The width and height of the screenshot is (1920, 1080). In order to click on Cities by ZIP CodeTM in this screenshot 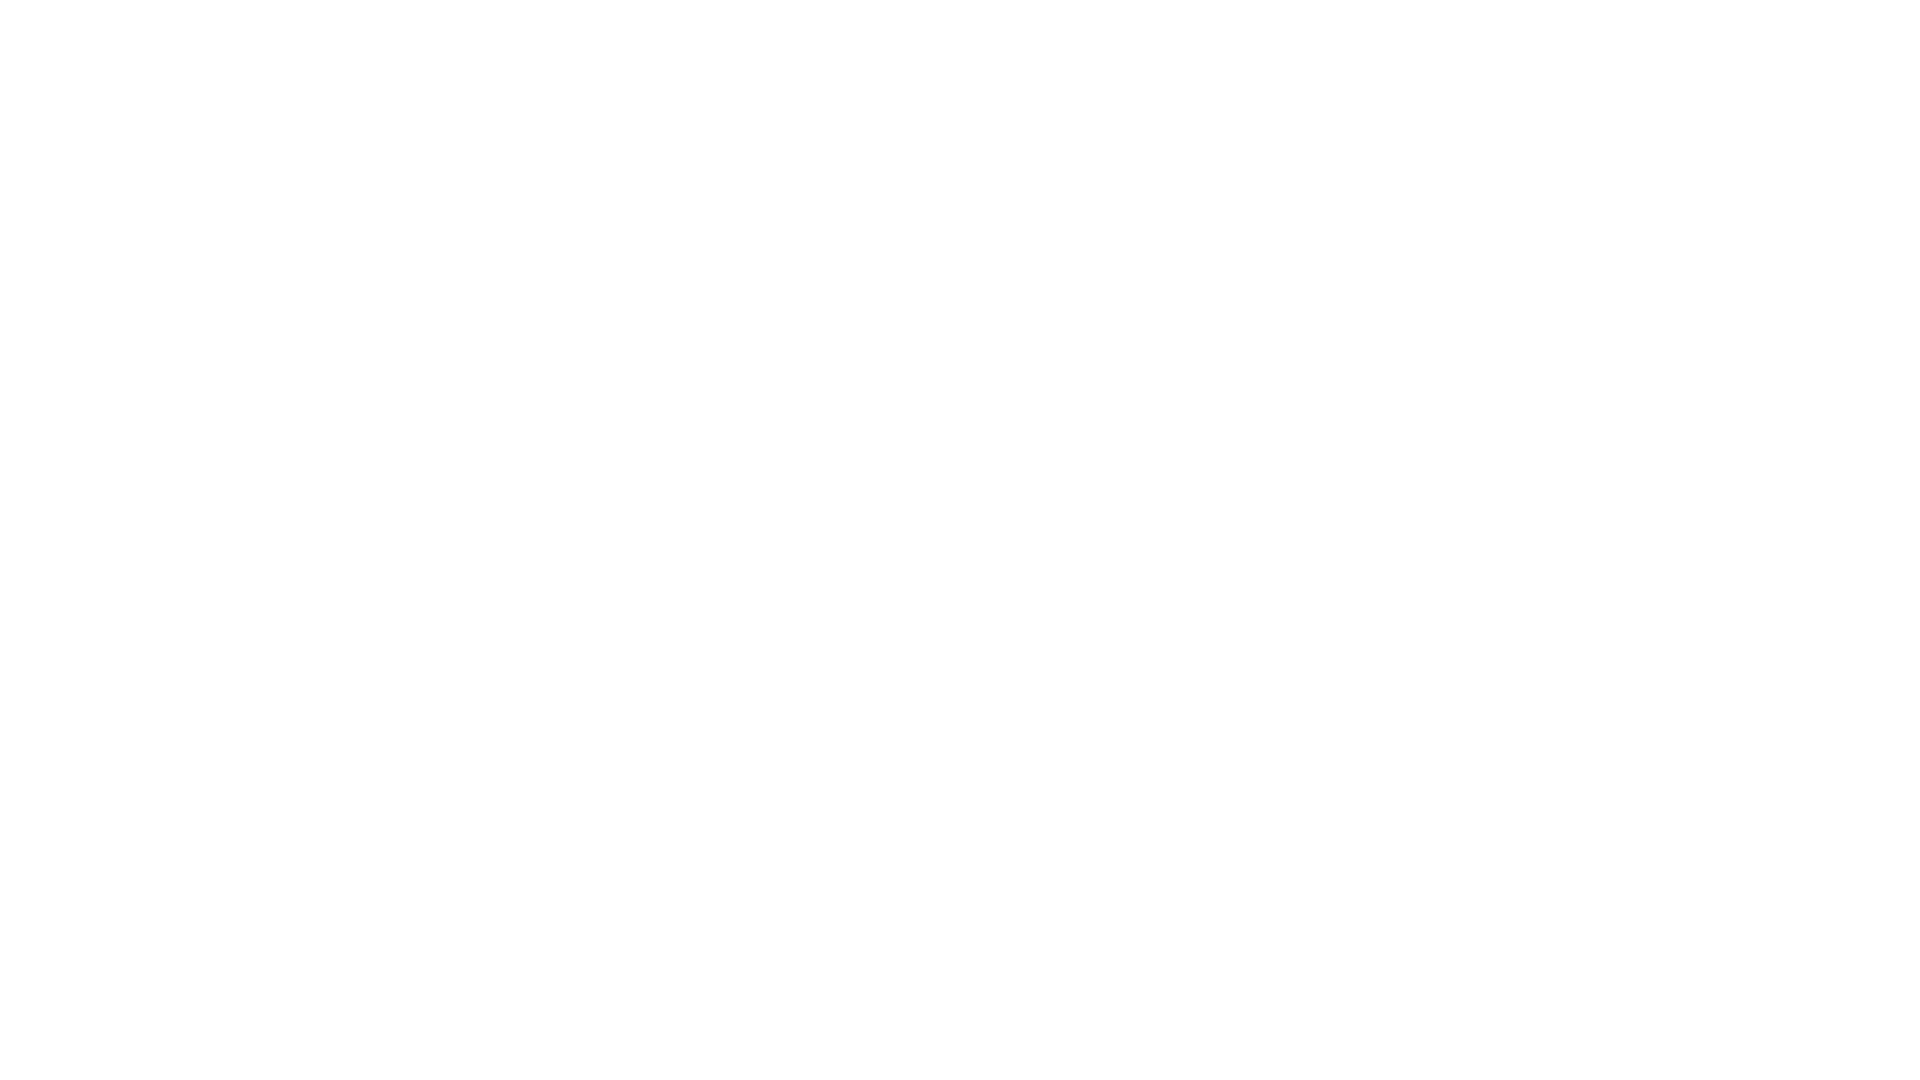, I will do `click(1339, 240)`.